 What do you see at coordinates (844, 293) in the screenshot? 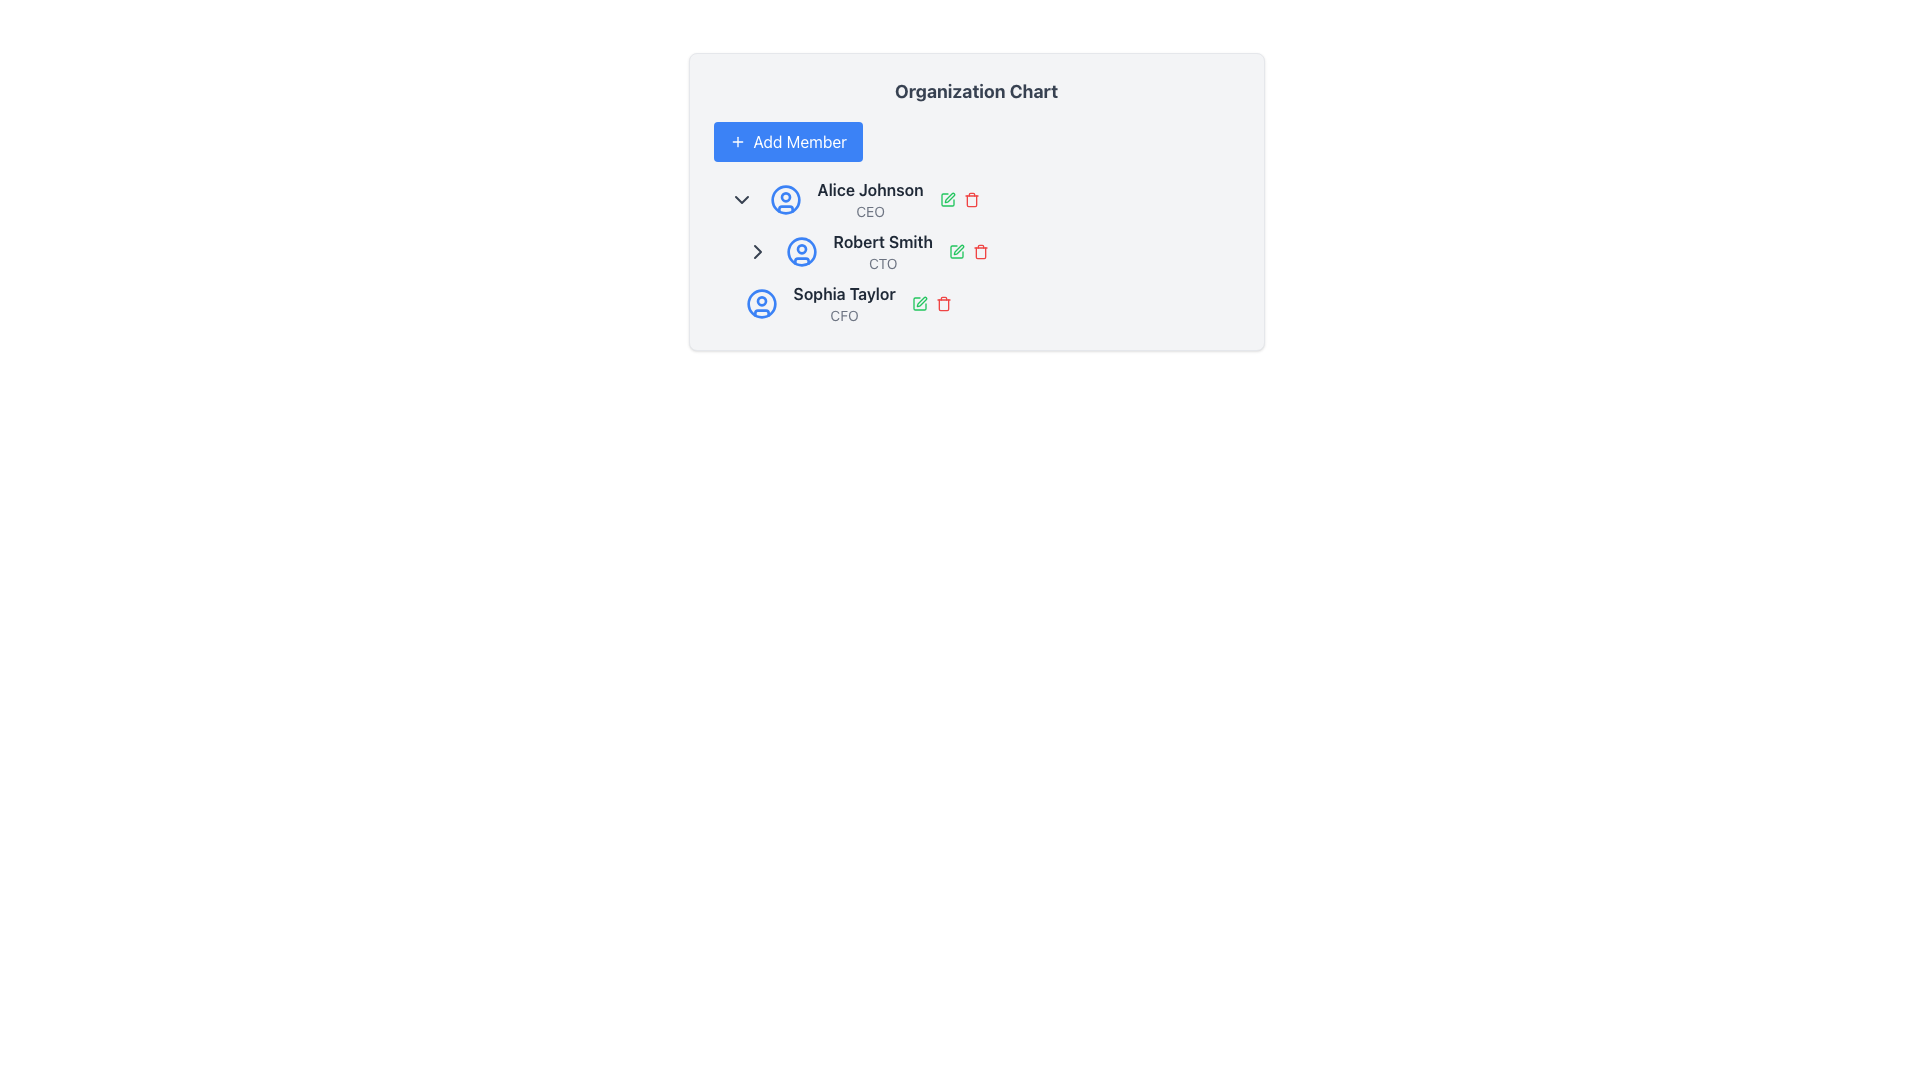
I see `the static text element displaying the name 'Sophia Taylor' which is located under the 'Organization Chart' section` at bounding box center [844, 293].